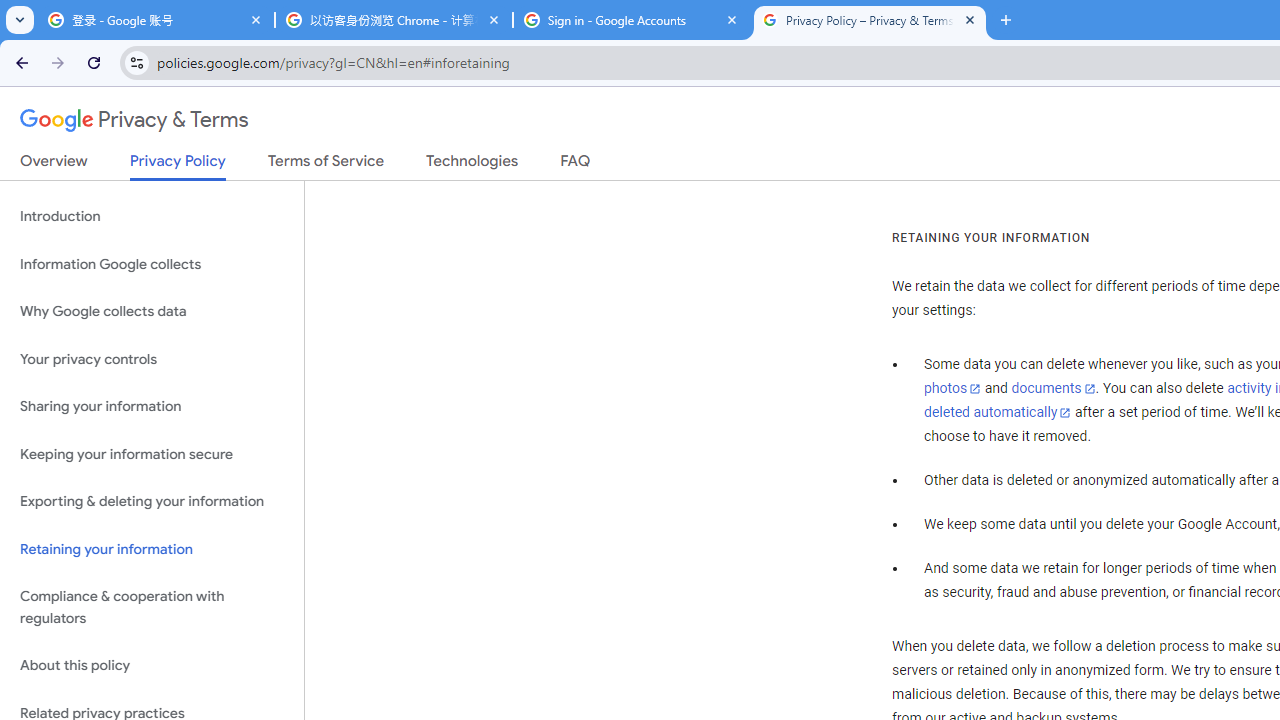 This screenshot has height=720, width=1280. I want to click on 'Information Google collects', so click(151, 263).